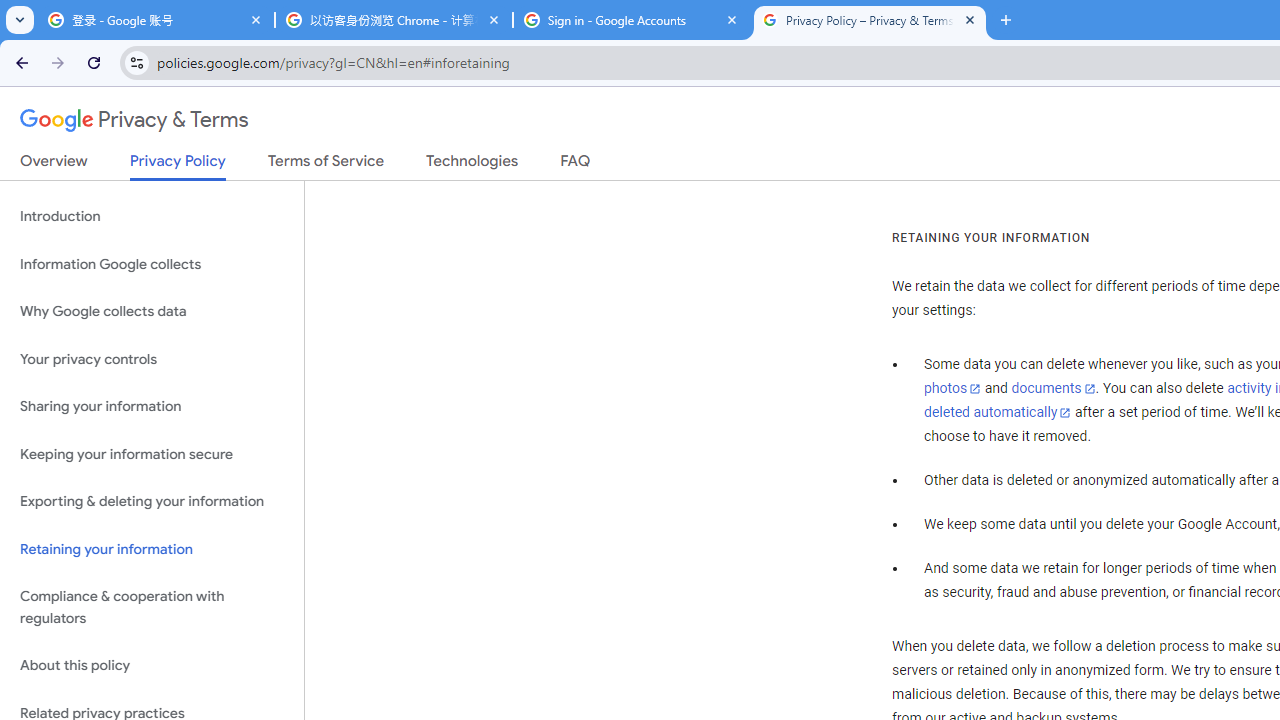 This screenshot has height=720, width=1280. I want to click on 'Information Google collects', so click(151, 263).